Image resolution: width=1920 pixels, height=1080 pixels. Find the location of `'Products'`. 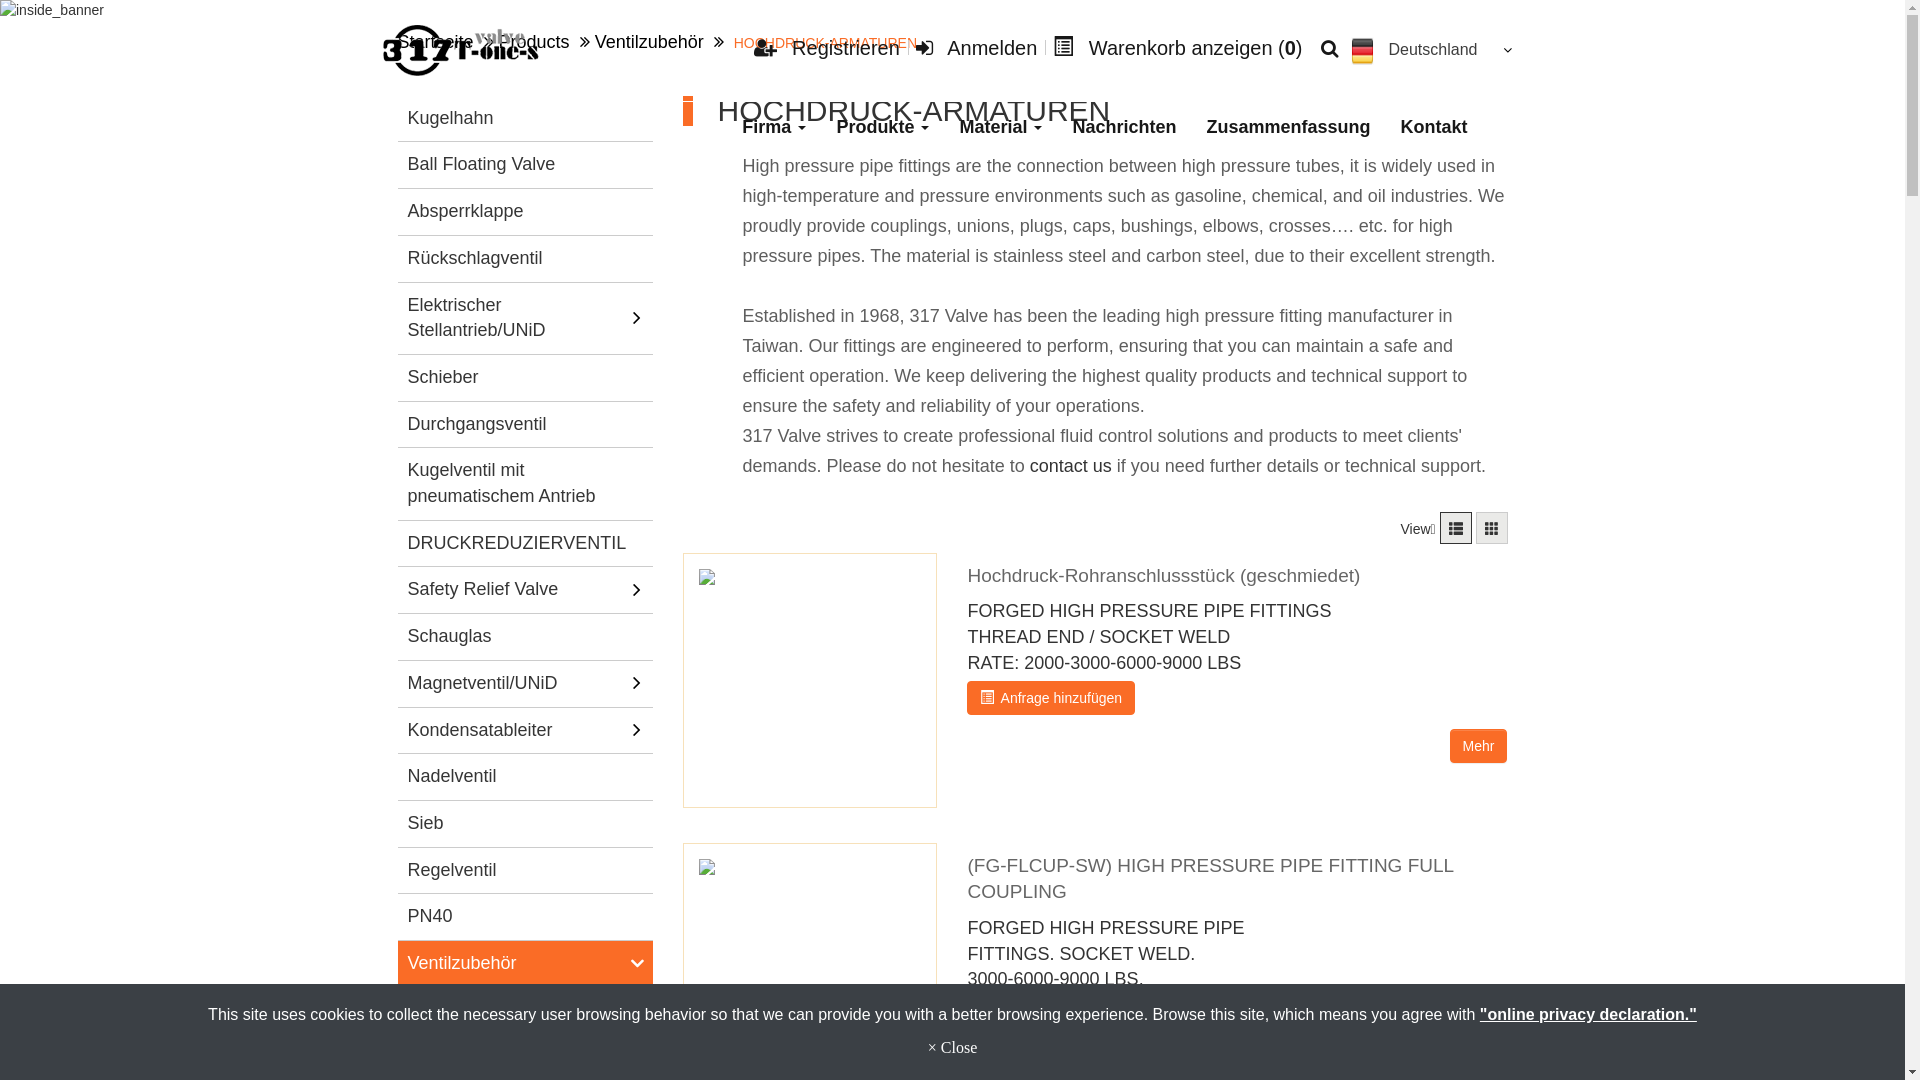

'Products' is located at coordinates (534, 42).